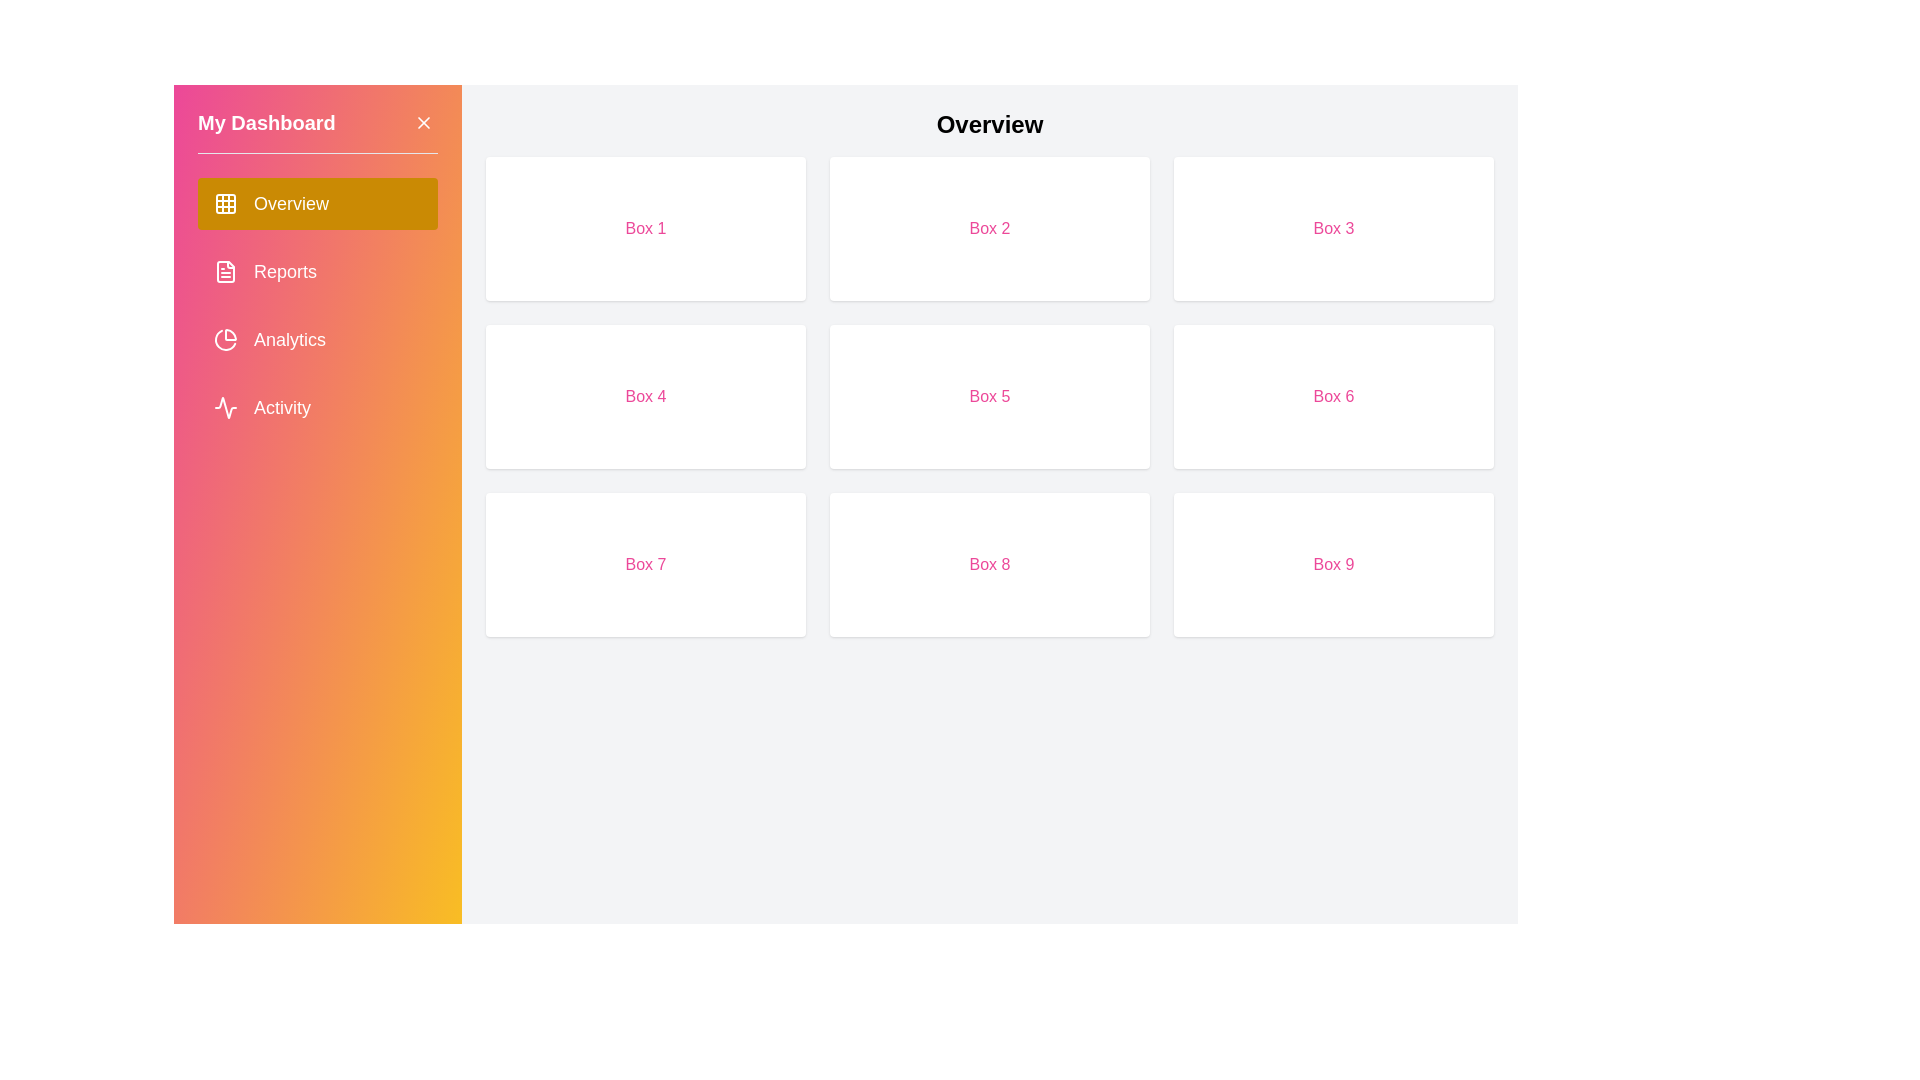  I want to click on the close button (X icon) to hide the sidebar, so click(422, 123).